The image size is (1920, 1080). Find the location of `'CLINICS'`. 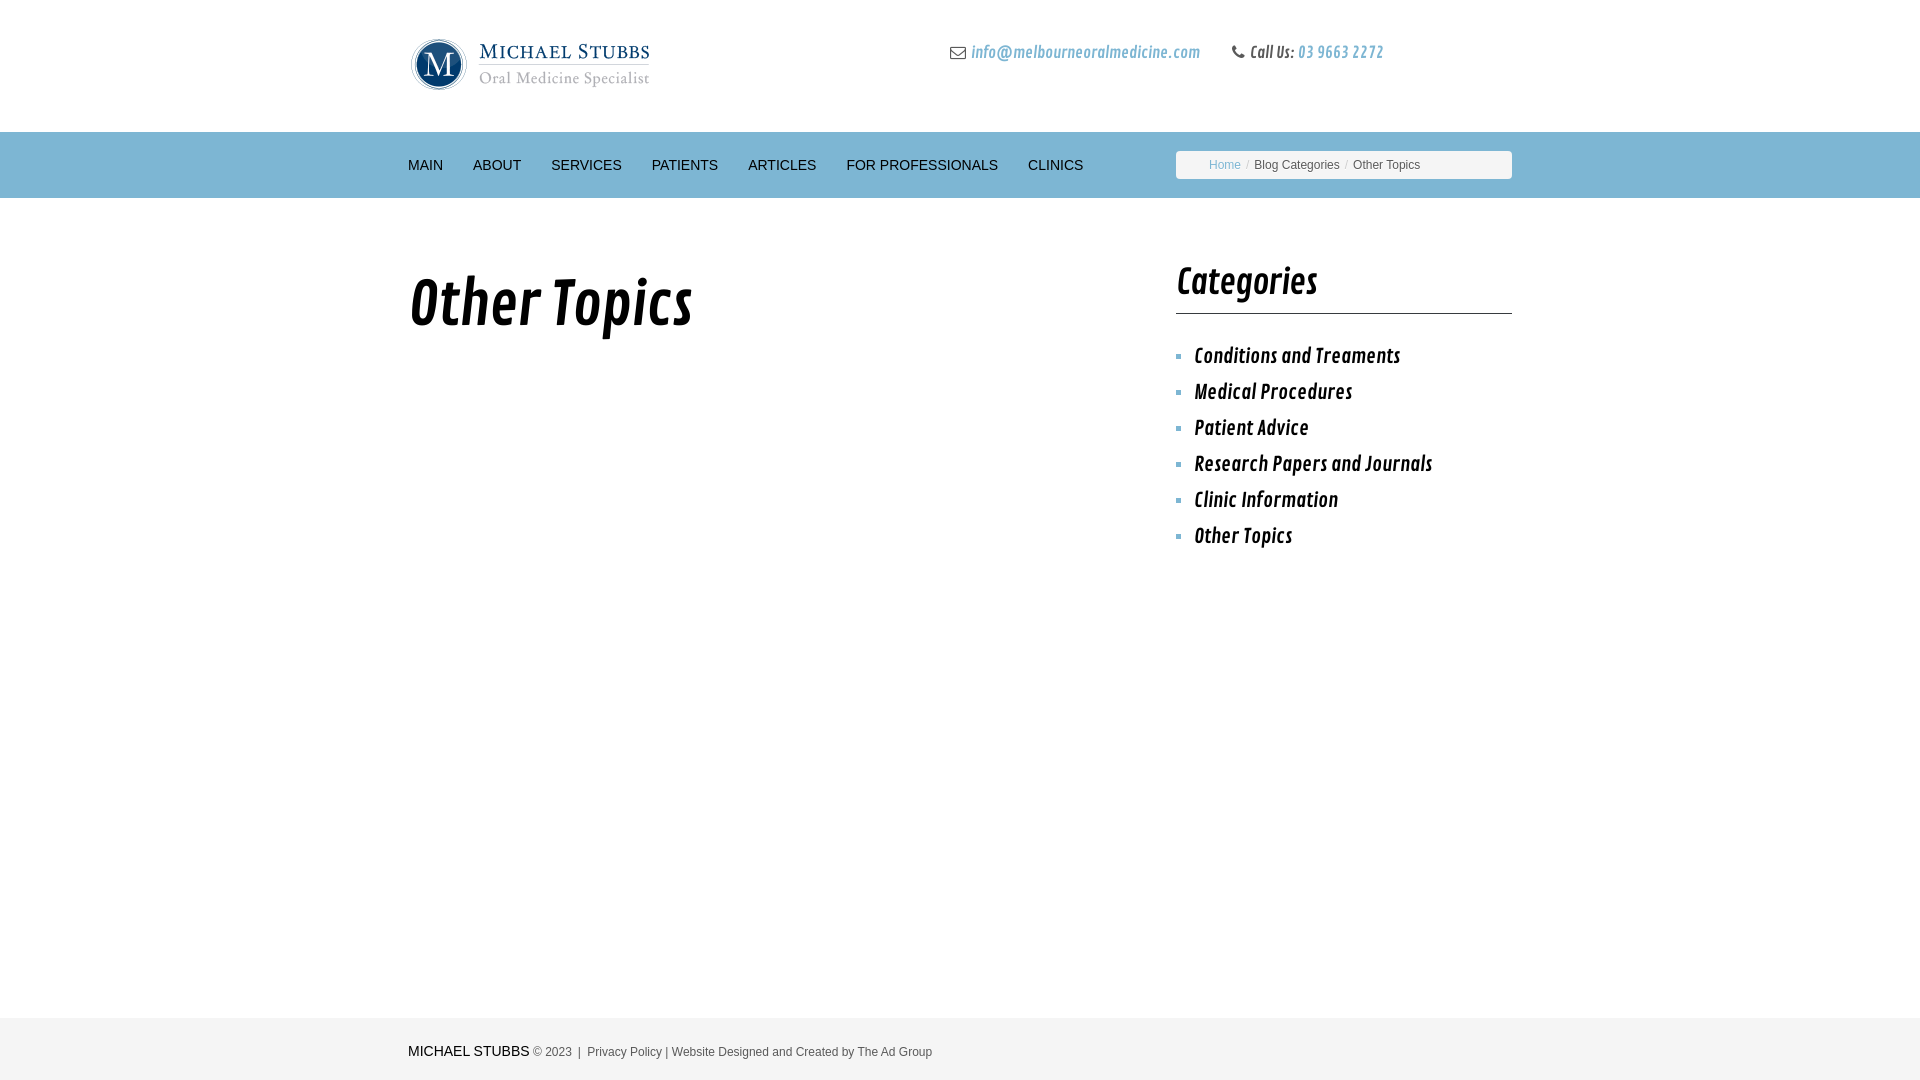

'CLINICS' is located at coordinates (1054, 164).